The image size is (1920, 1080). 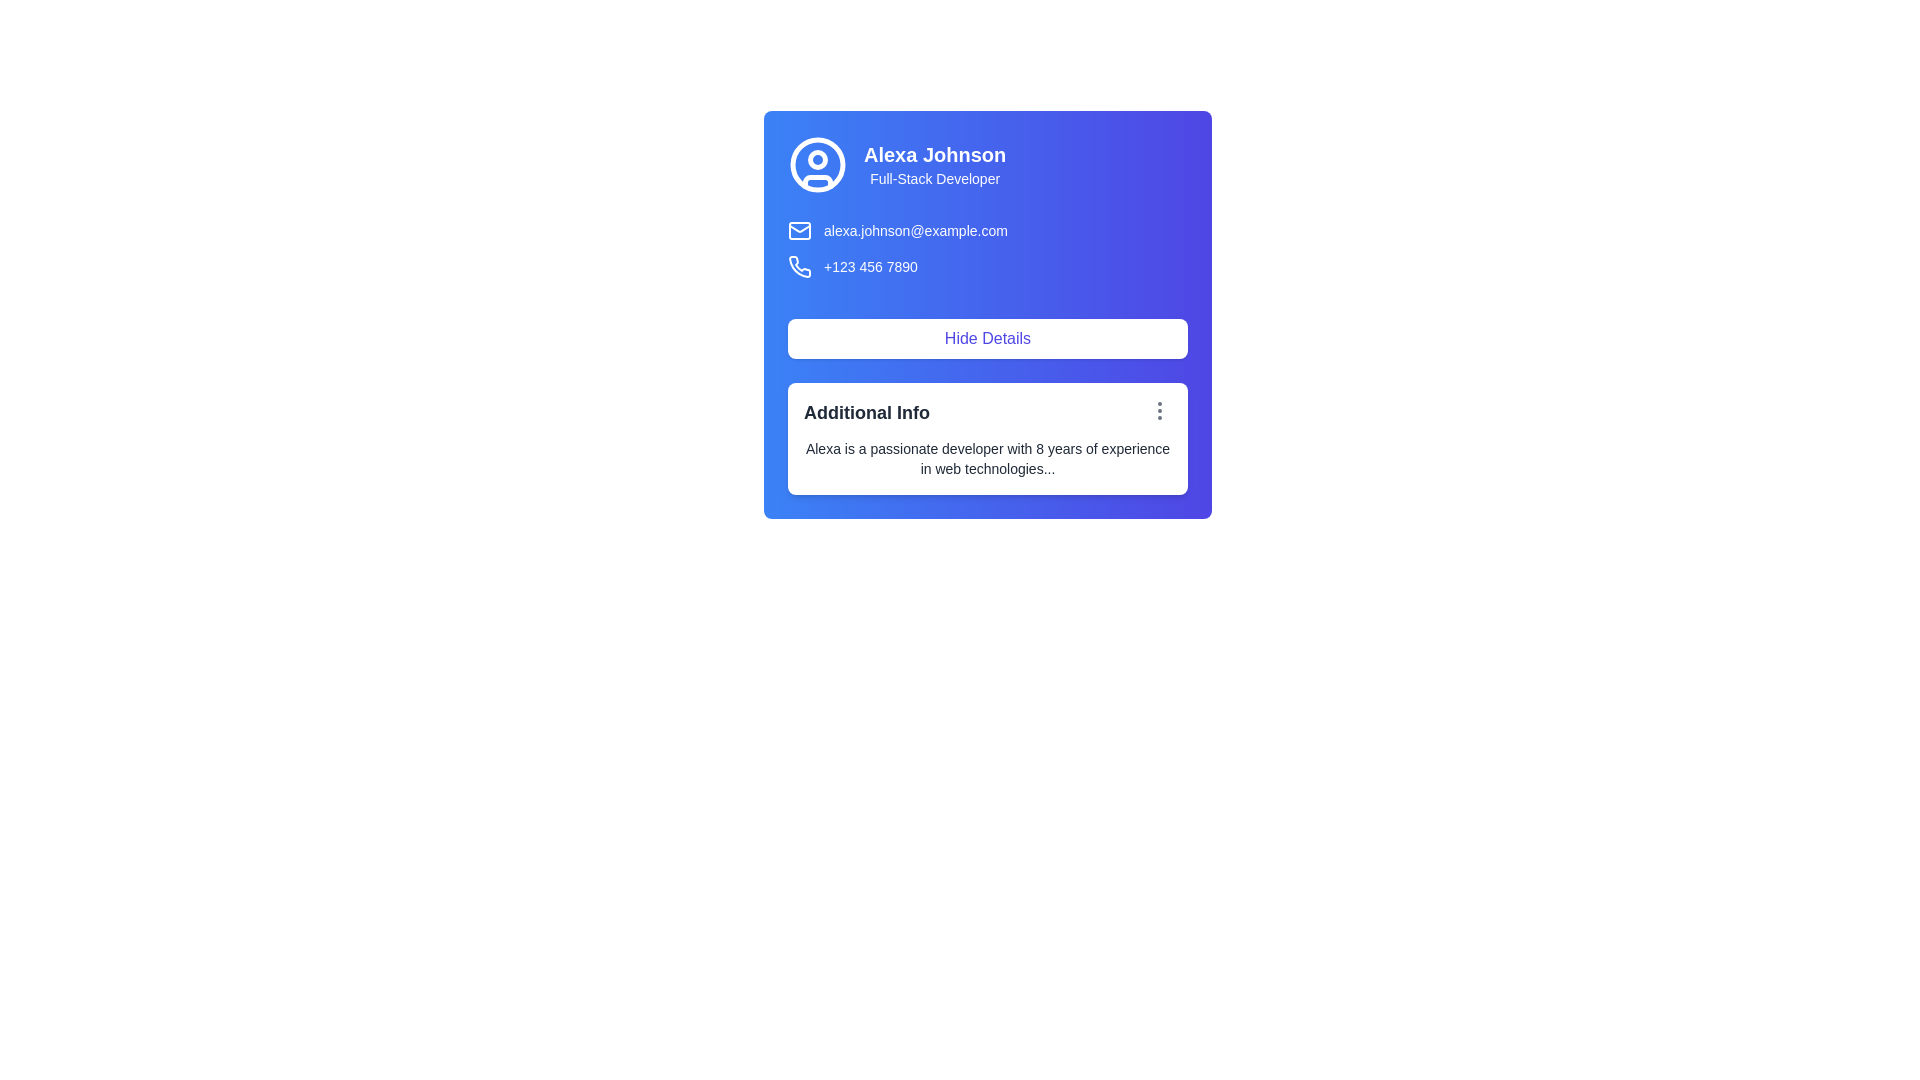 I want to click on the text element displaying the user's email address, which is visually indicated by an envelope icon, positioned above the phone number entry and below the user's name, so click(x=988, y=230).